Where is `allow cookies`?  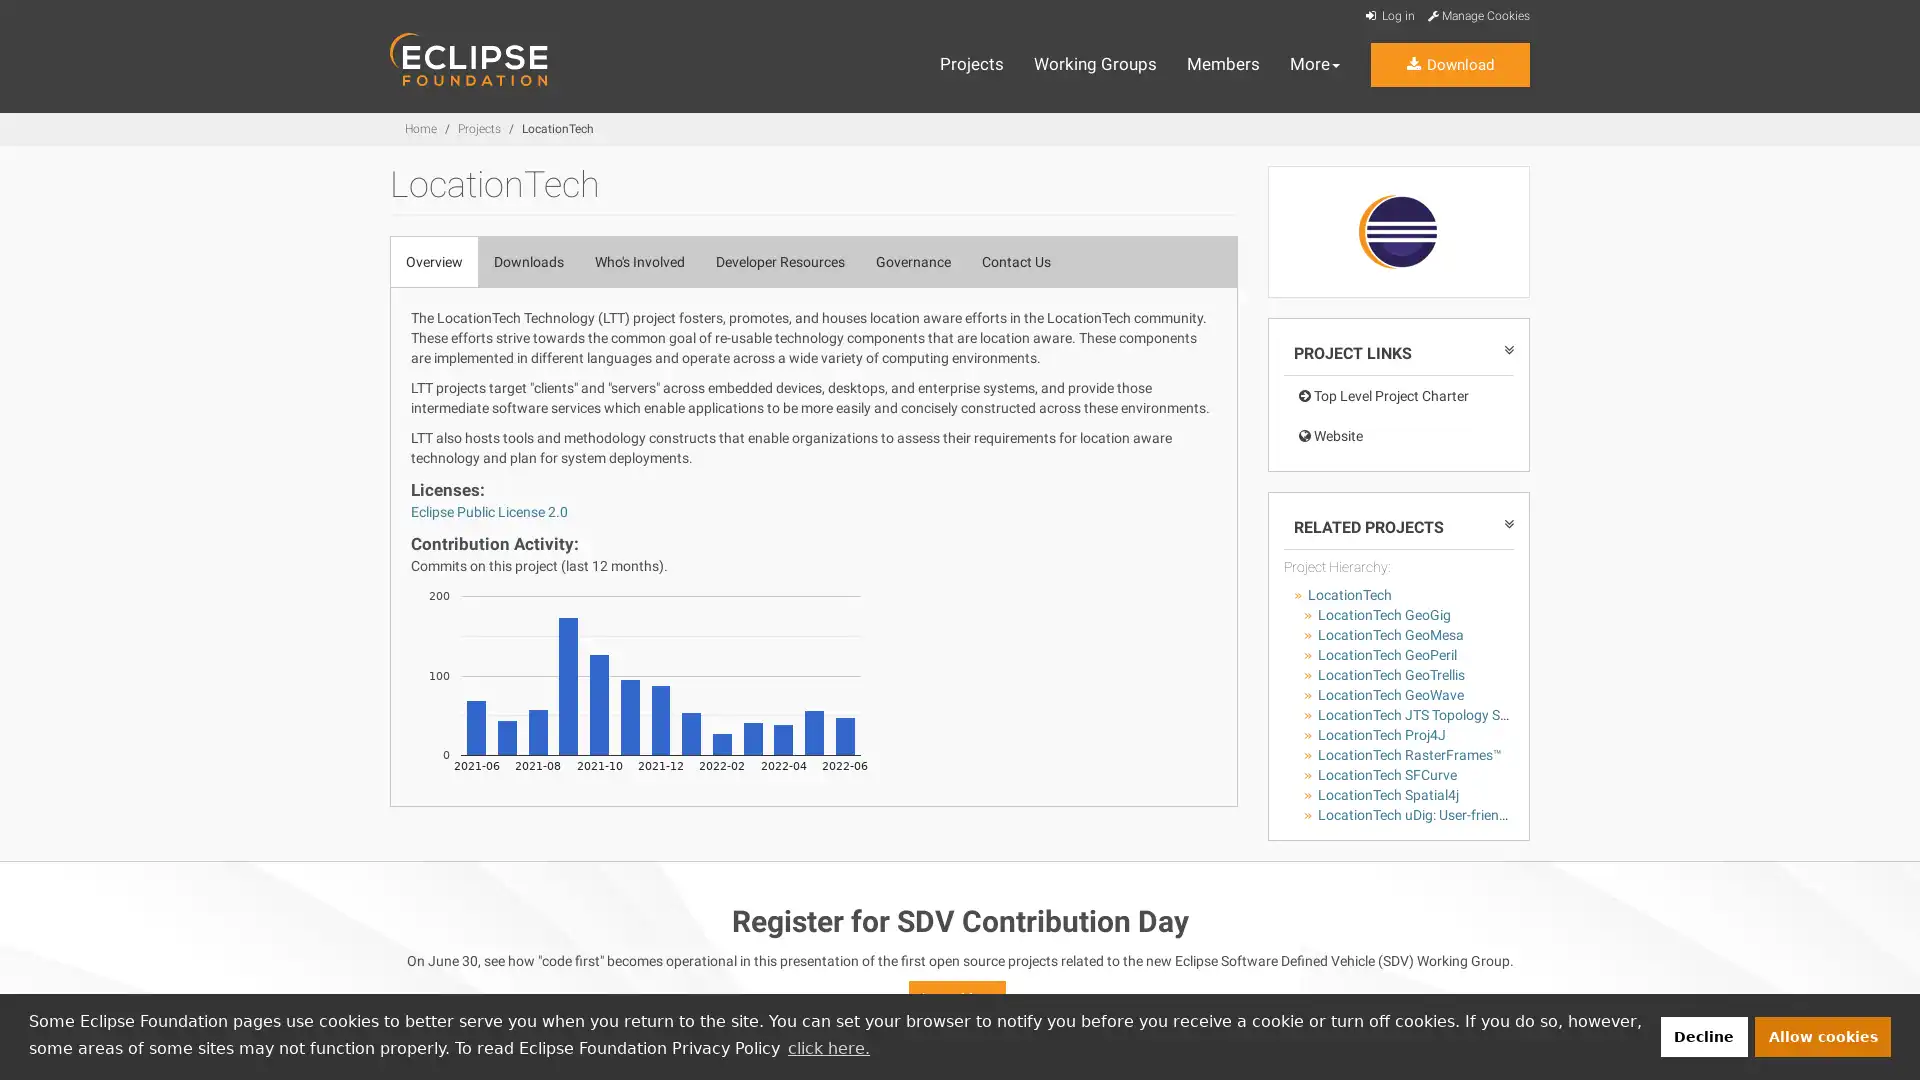
allow cookies is located at coordinates (1823, 1035).